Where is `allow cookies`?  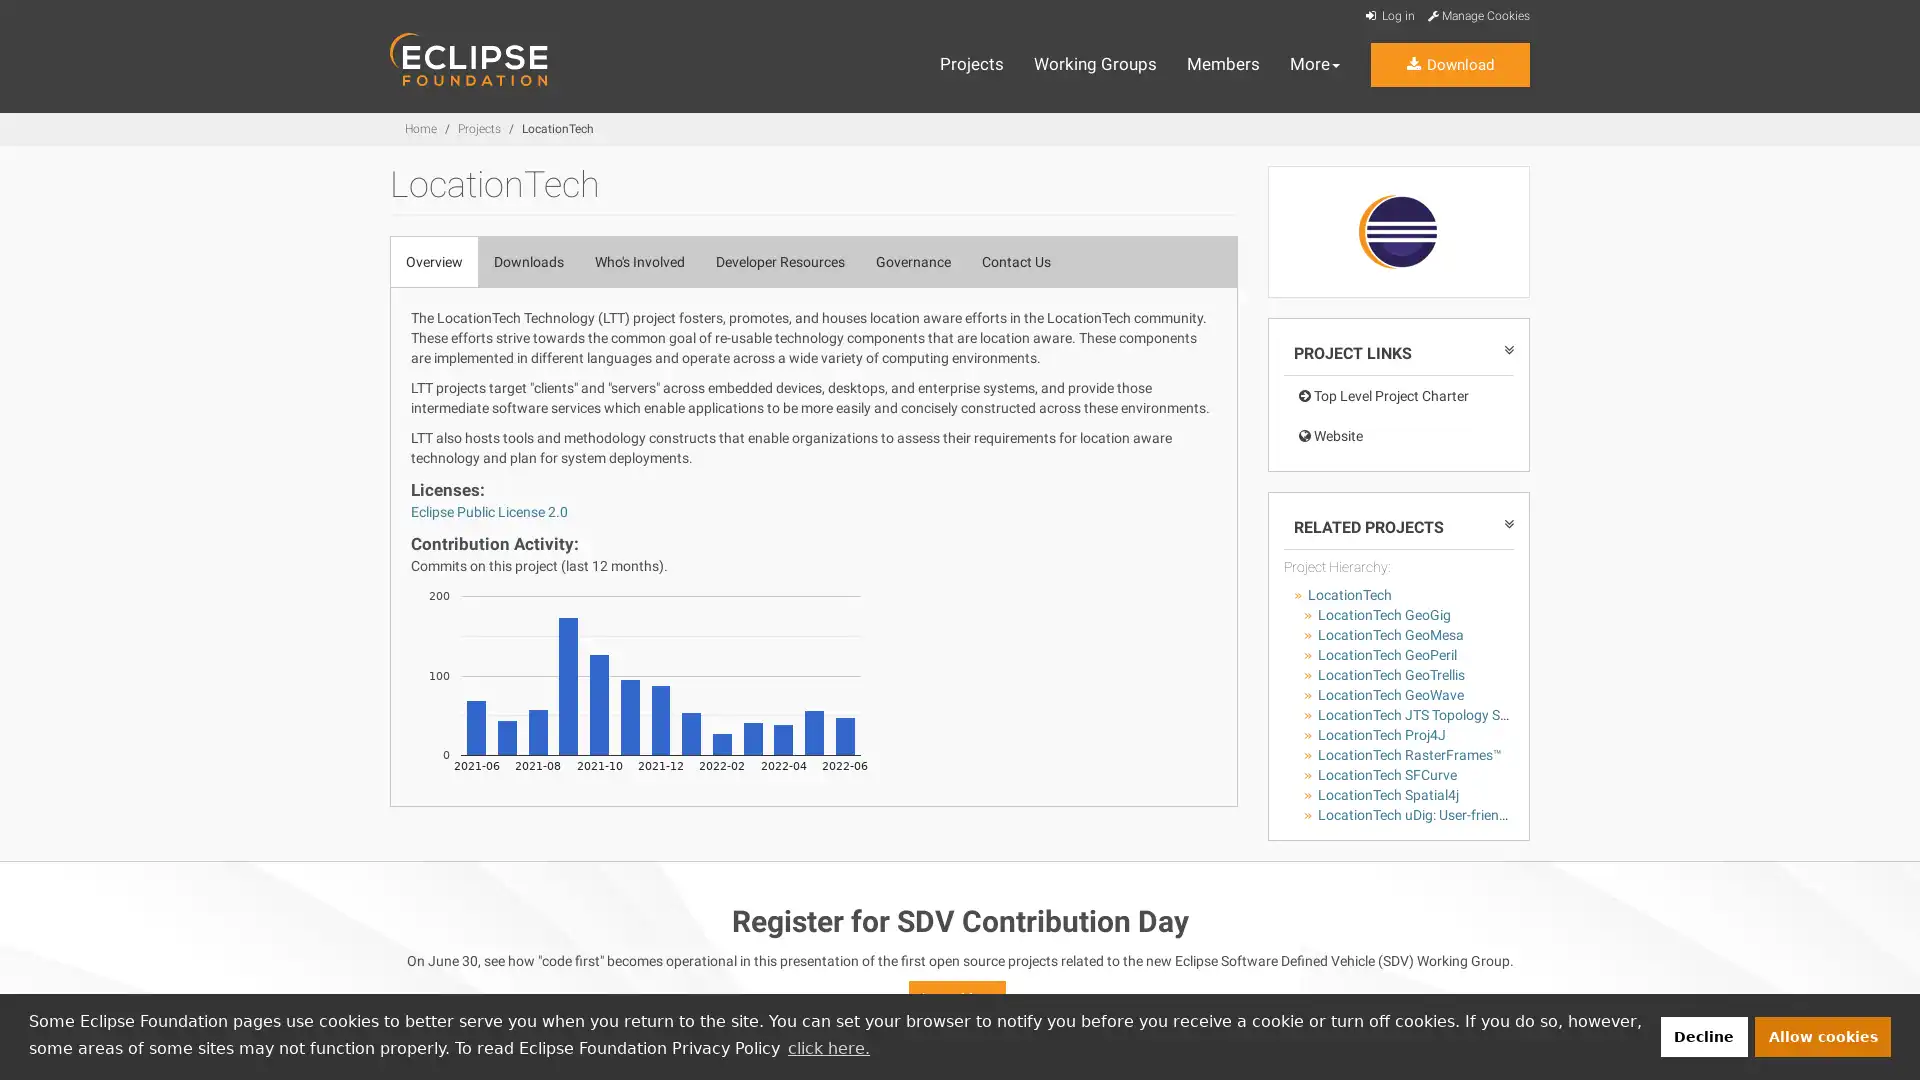
allow cookies is located at coordinates (1823, 1035).